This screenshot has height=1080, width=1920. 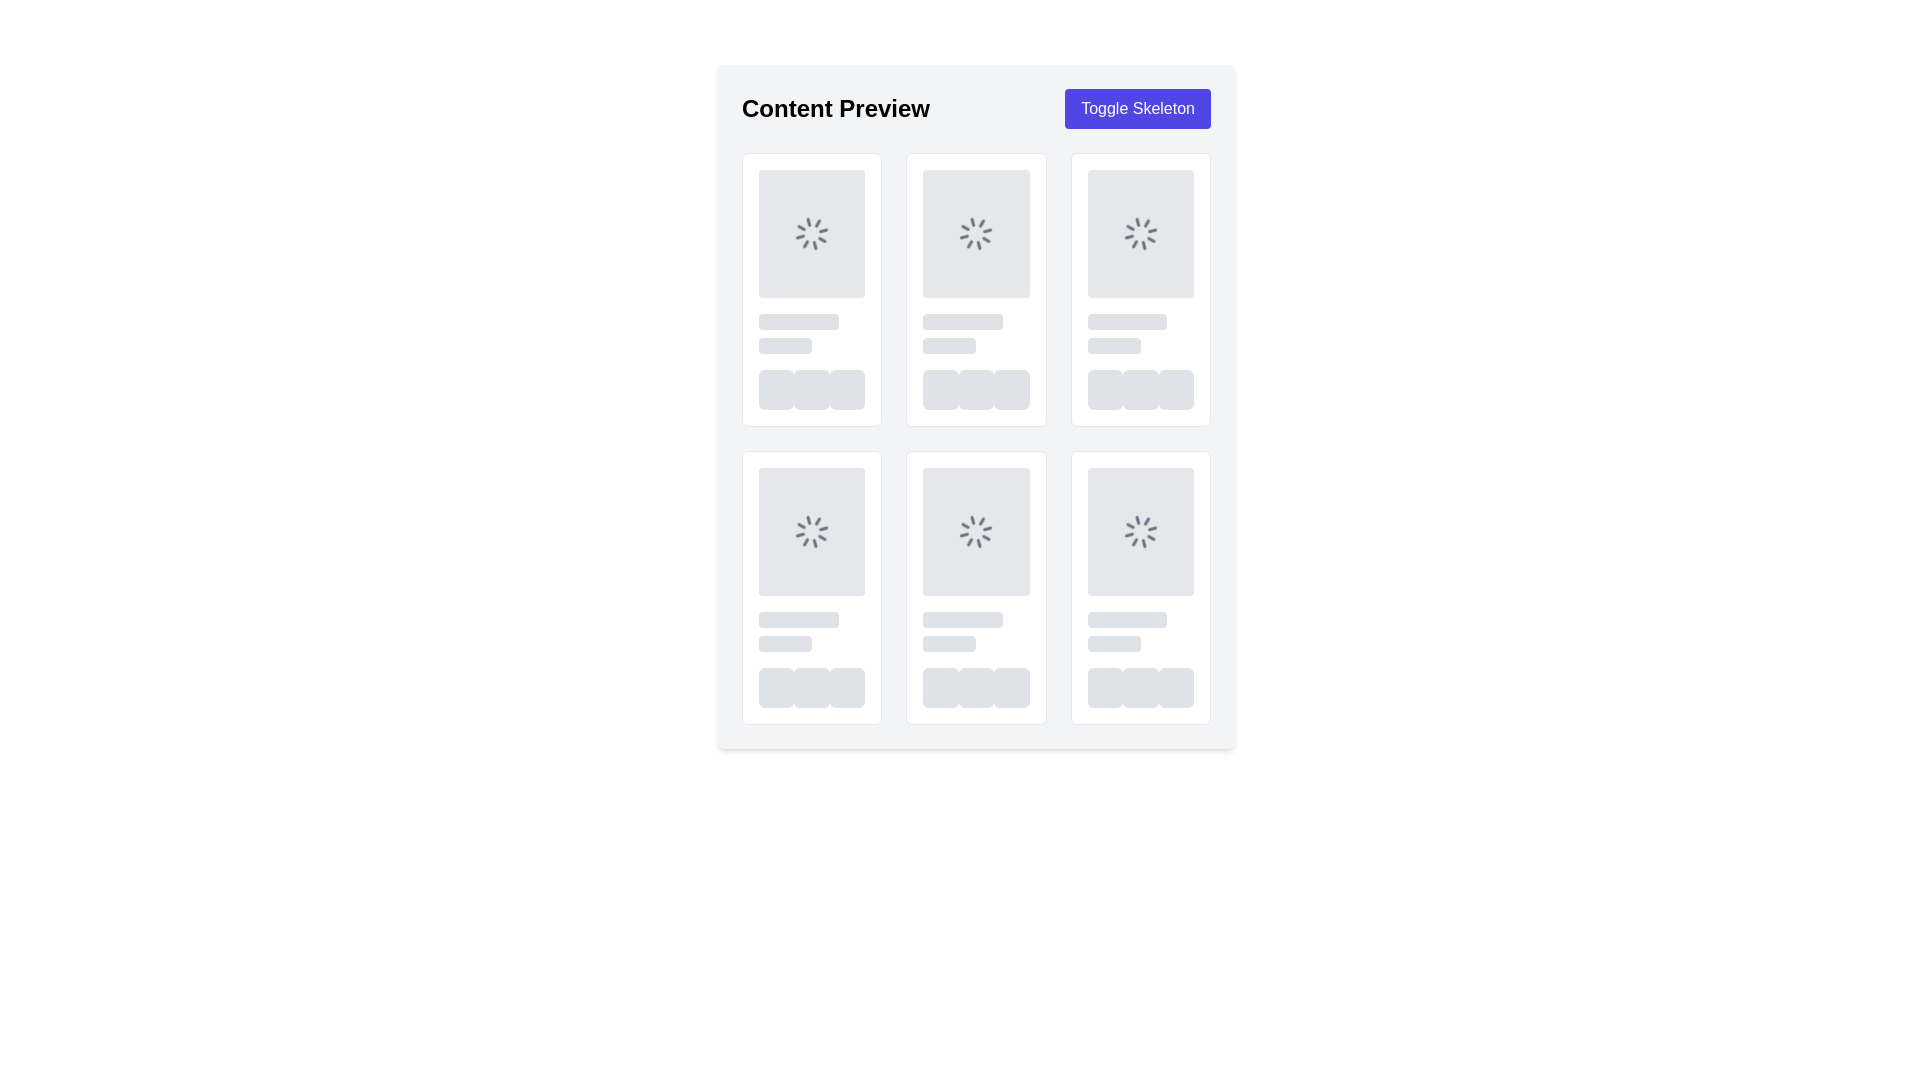 What do you see at coordinates (812, 686) in the screenshot?
I see `the middle rounded square loading indicator, which is part of a three-element group at the bottom row of the grid layout` at bounding box center [812, 686].